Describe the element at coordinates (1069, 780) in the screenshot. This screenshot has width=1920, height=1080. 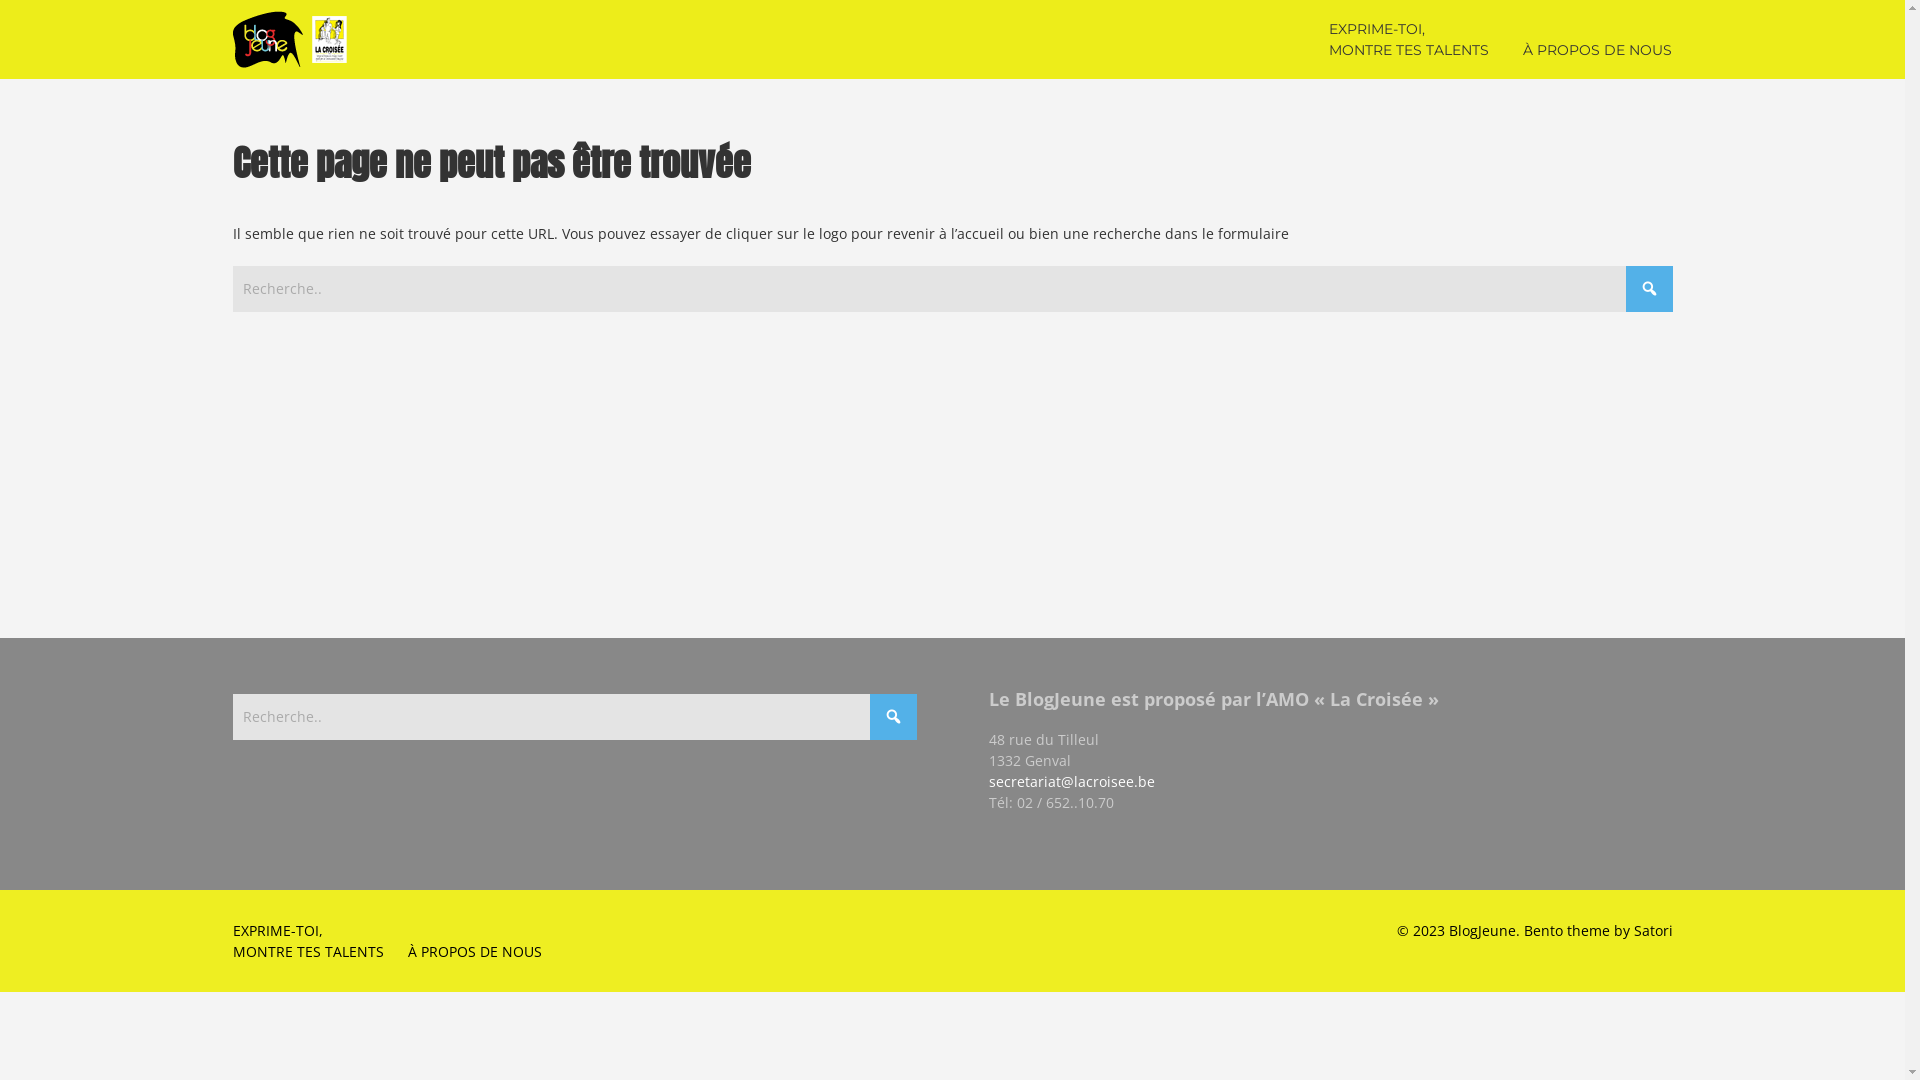
I see `'secretariat@lacroisee.be'` at that location.